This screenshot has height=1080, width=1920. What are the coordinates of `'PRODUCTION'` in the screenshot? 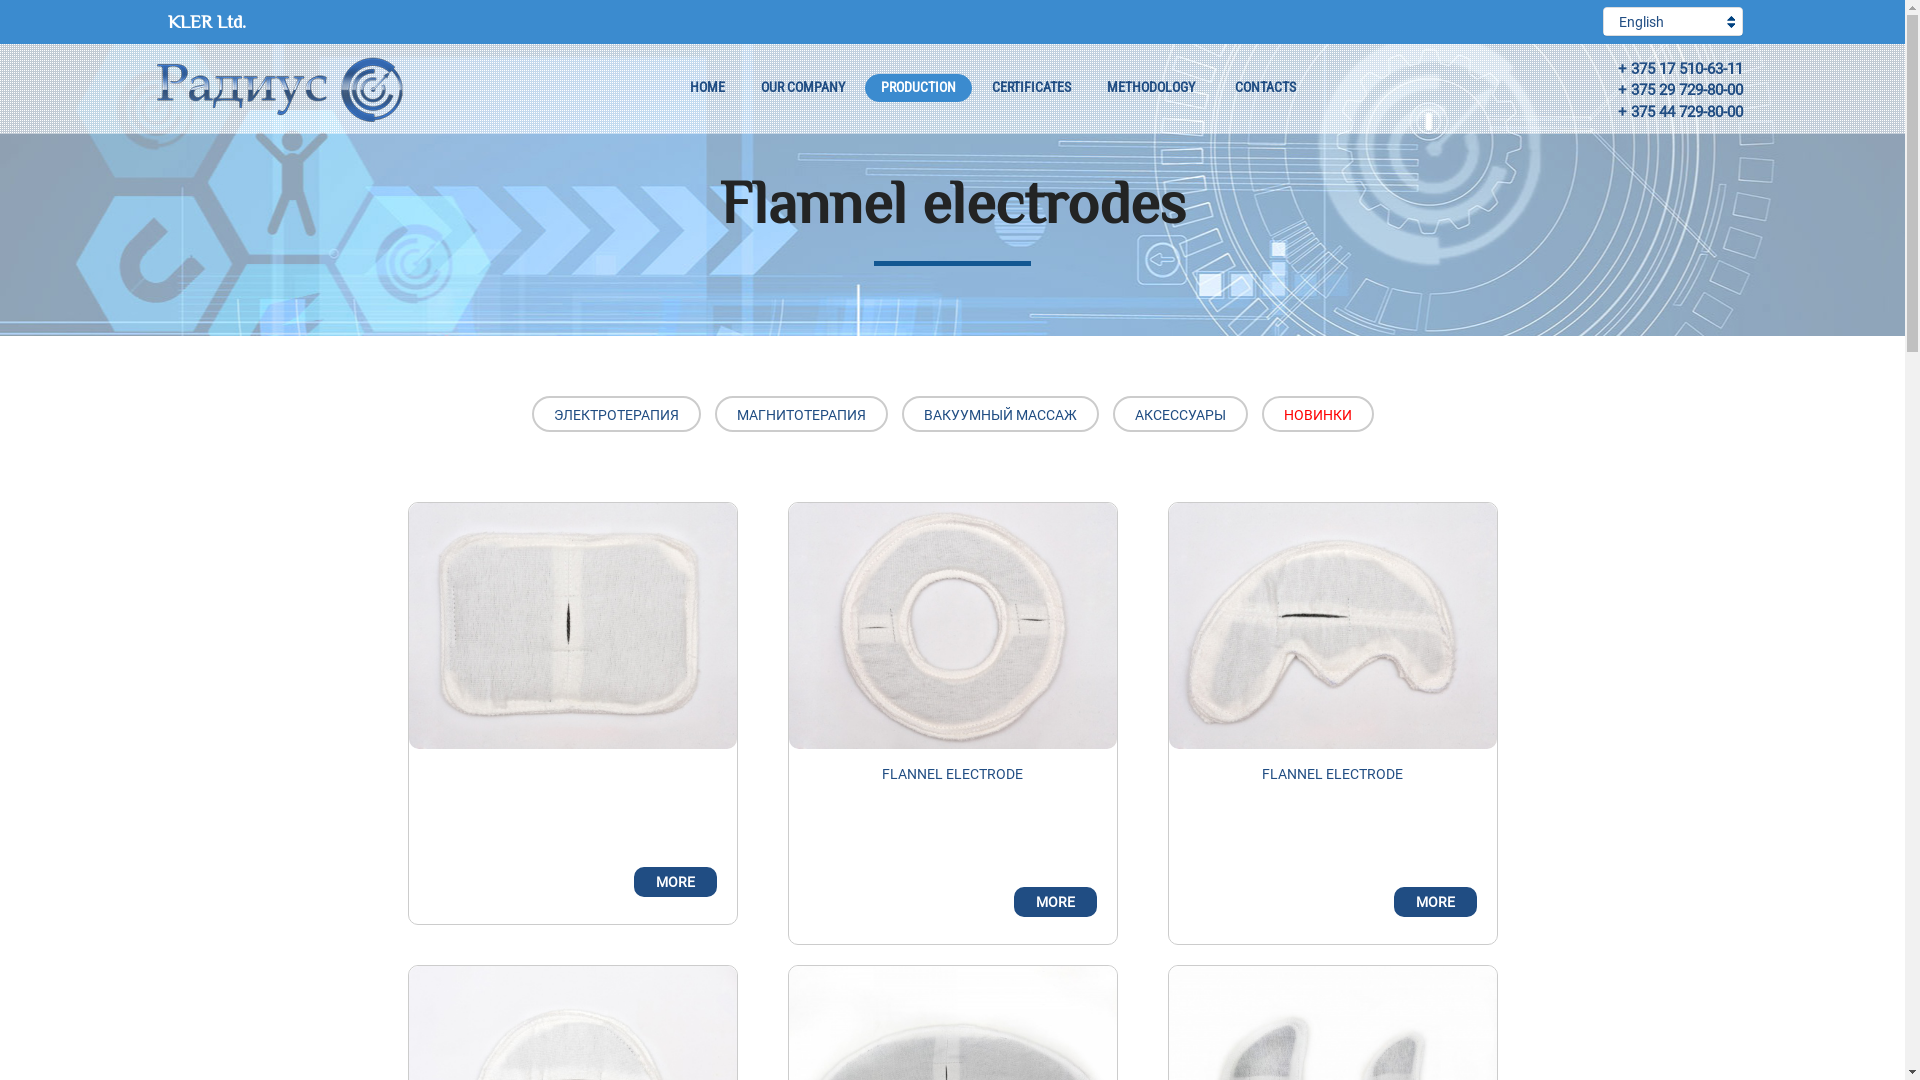 It's located at (864, 87).